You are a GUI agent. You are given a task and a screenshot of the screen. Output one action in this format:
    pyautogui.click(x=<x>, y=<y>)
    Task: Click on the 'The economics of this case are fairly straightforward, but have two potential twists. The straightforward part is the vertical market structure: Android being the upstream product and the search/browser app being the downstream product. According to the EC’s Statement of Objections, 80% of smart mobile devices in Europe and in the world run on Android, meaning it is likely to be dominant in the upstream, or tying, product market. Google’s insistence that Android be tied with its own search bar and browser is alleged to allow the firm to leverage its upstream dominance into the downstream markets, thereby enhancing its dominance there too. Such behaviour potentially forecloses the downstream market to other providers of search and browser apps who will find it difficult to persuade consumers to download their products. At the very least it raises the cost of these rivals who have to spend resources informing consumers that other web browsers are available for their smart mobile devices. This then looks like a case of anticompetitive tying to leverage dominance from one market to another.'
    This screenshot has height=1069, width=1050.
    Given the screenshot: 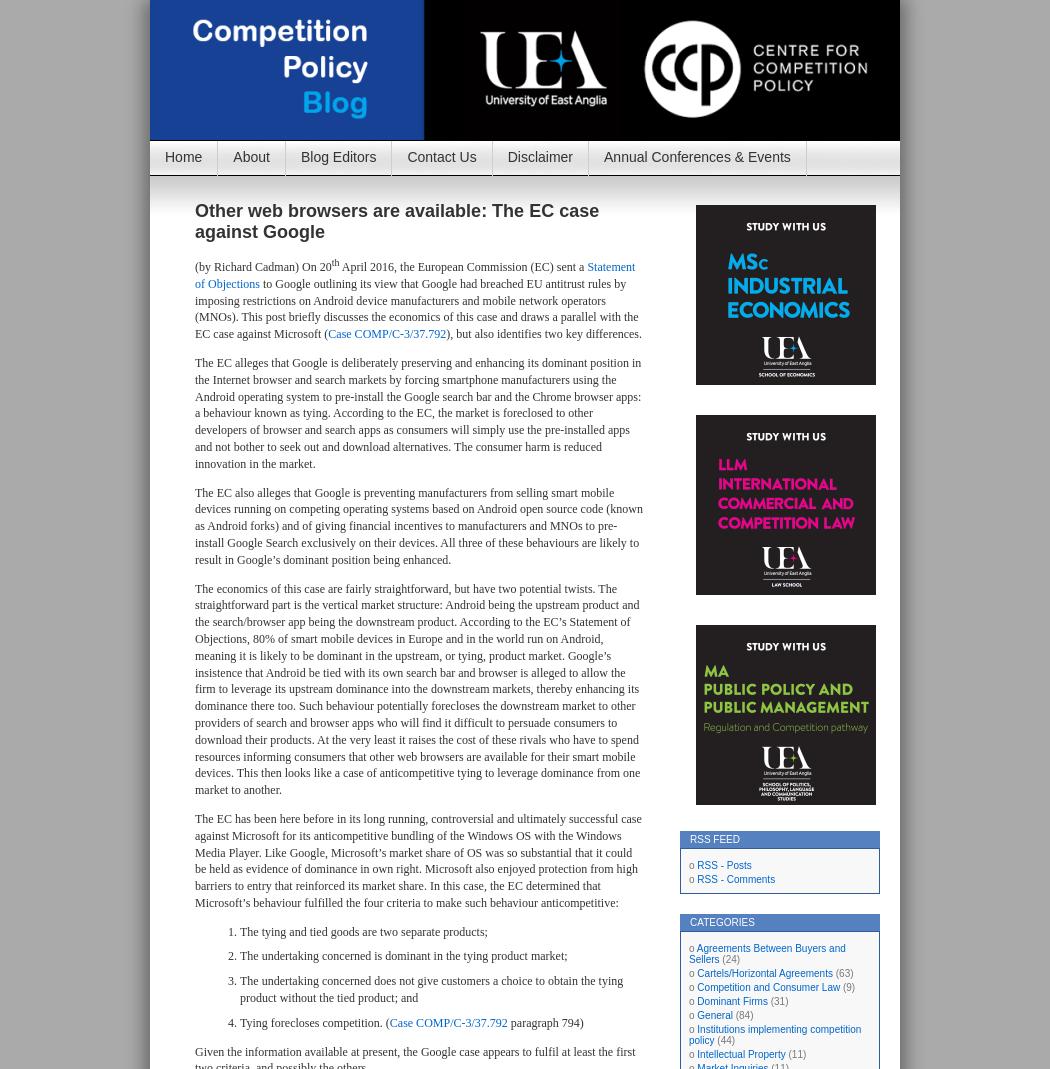 What is the action you would take?
    pyautogui.click(x=193, y=687)
    